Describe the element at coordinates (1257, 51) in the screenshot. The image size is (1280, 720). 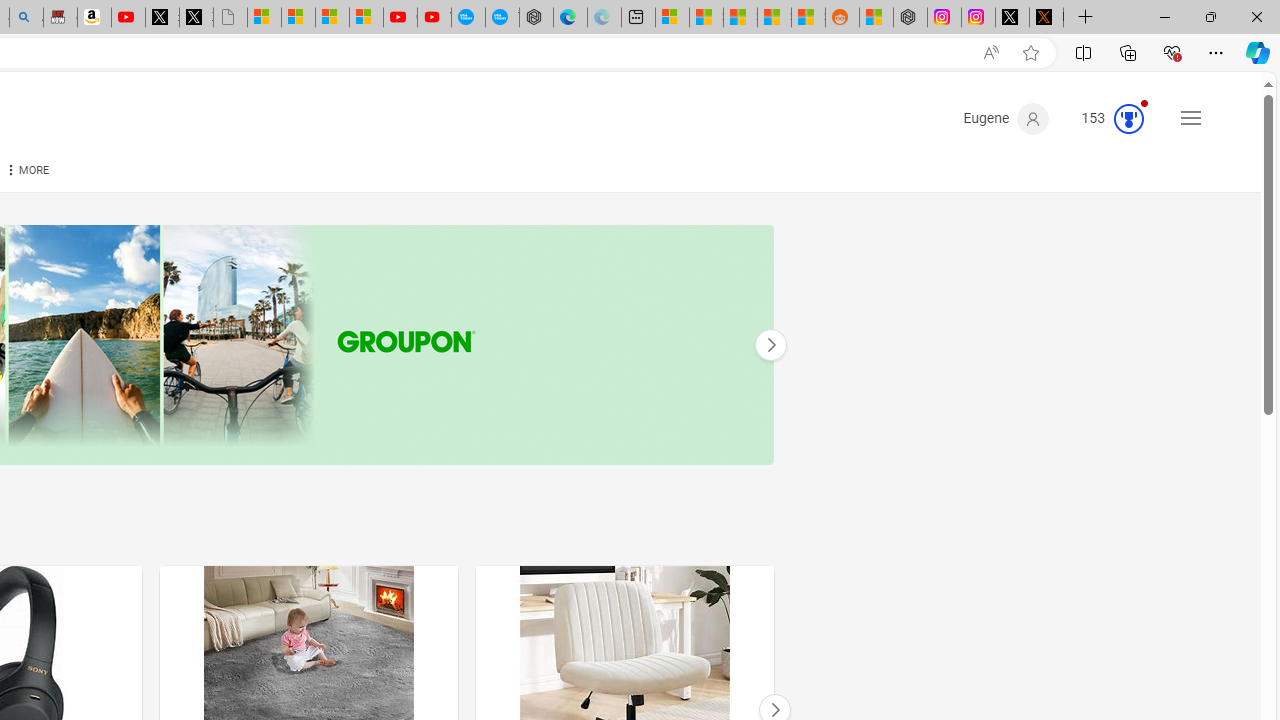
I see `'Copilot (Ctrl+Shift+.)'` at that location.